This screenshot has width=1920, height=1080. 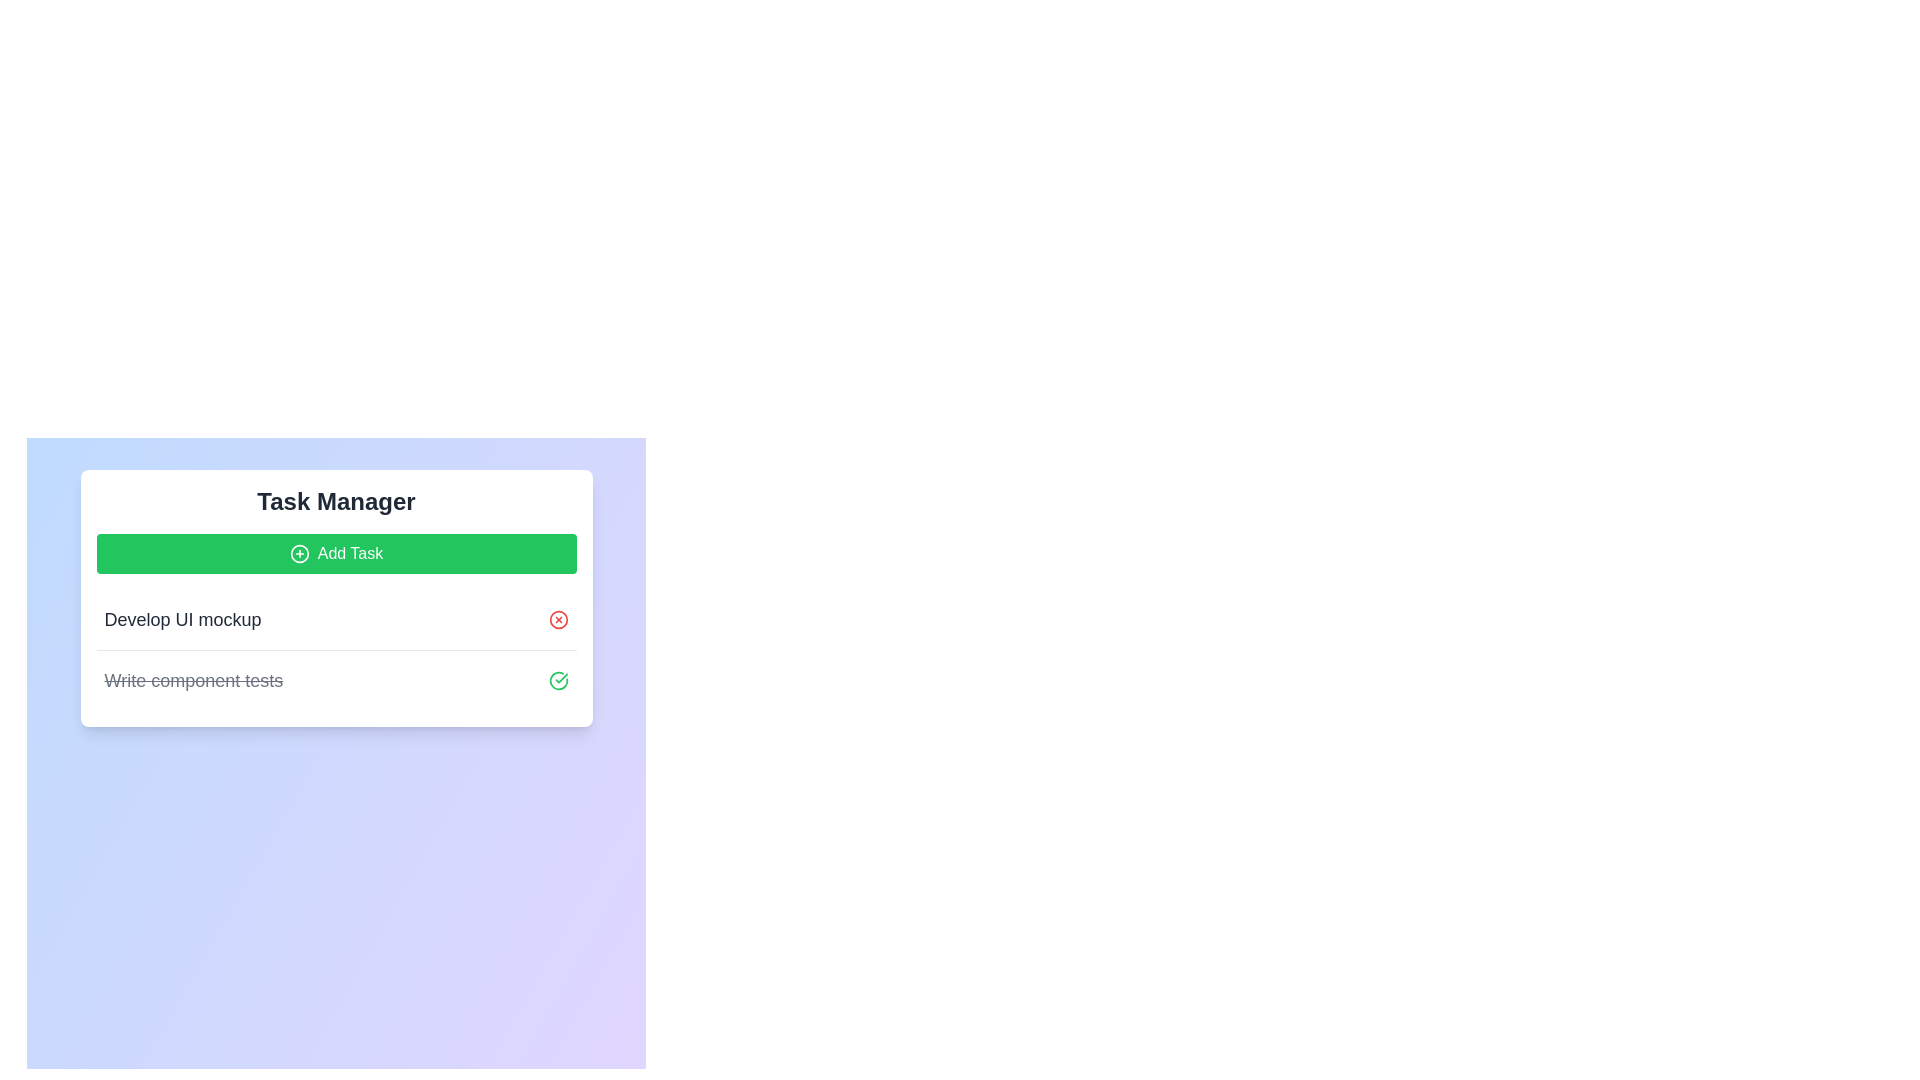 I want to click on the checkbox-like circular icon with a green border and a checkmark in the center, located to the right of the text 'Write component tests', to mark the task as complete, so click(x=558, y=680).